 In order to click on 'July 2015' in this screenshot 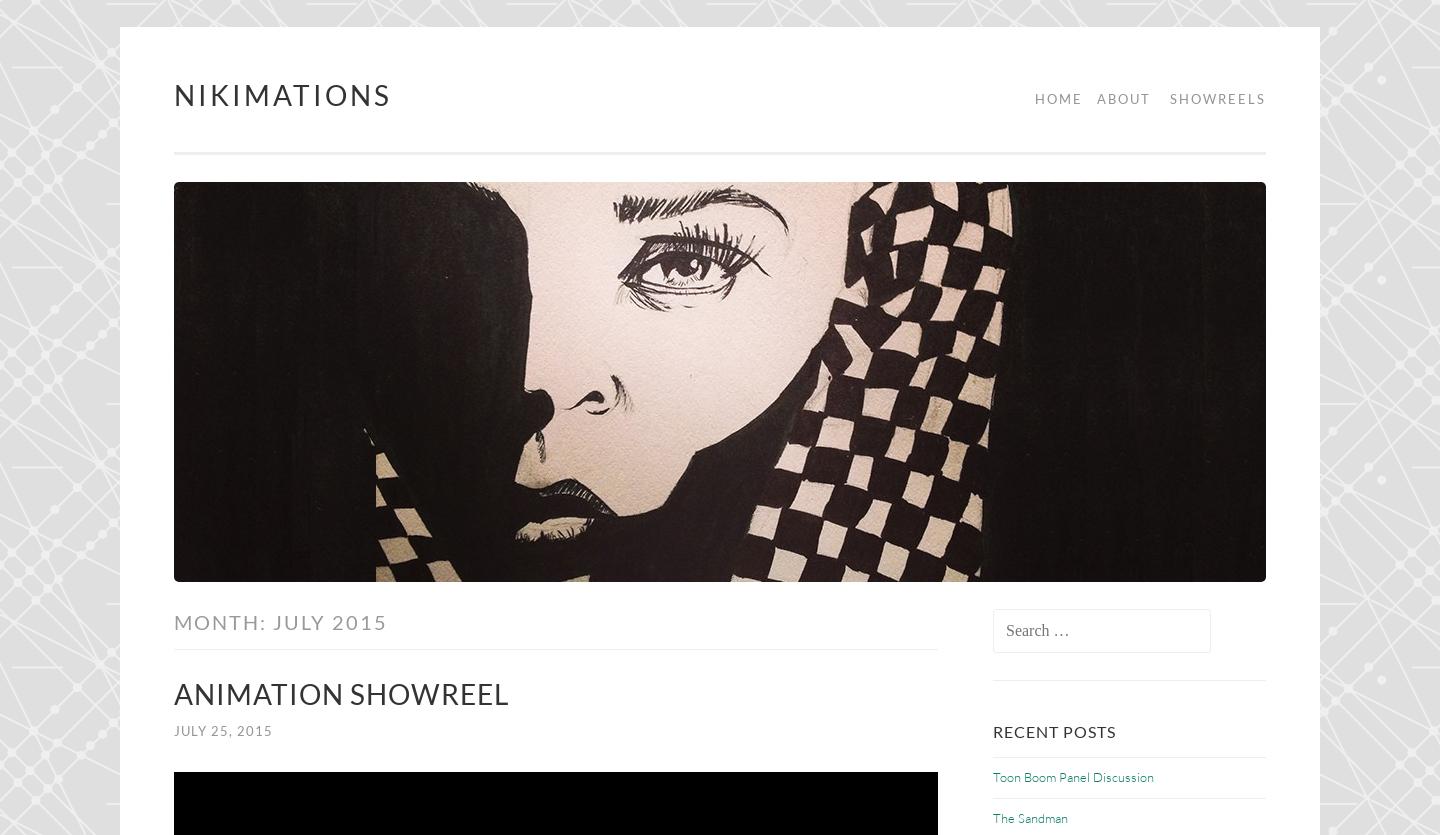, I will do `click(330, 620)`.